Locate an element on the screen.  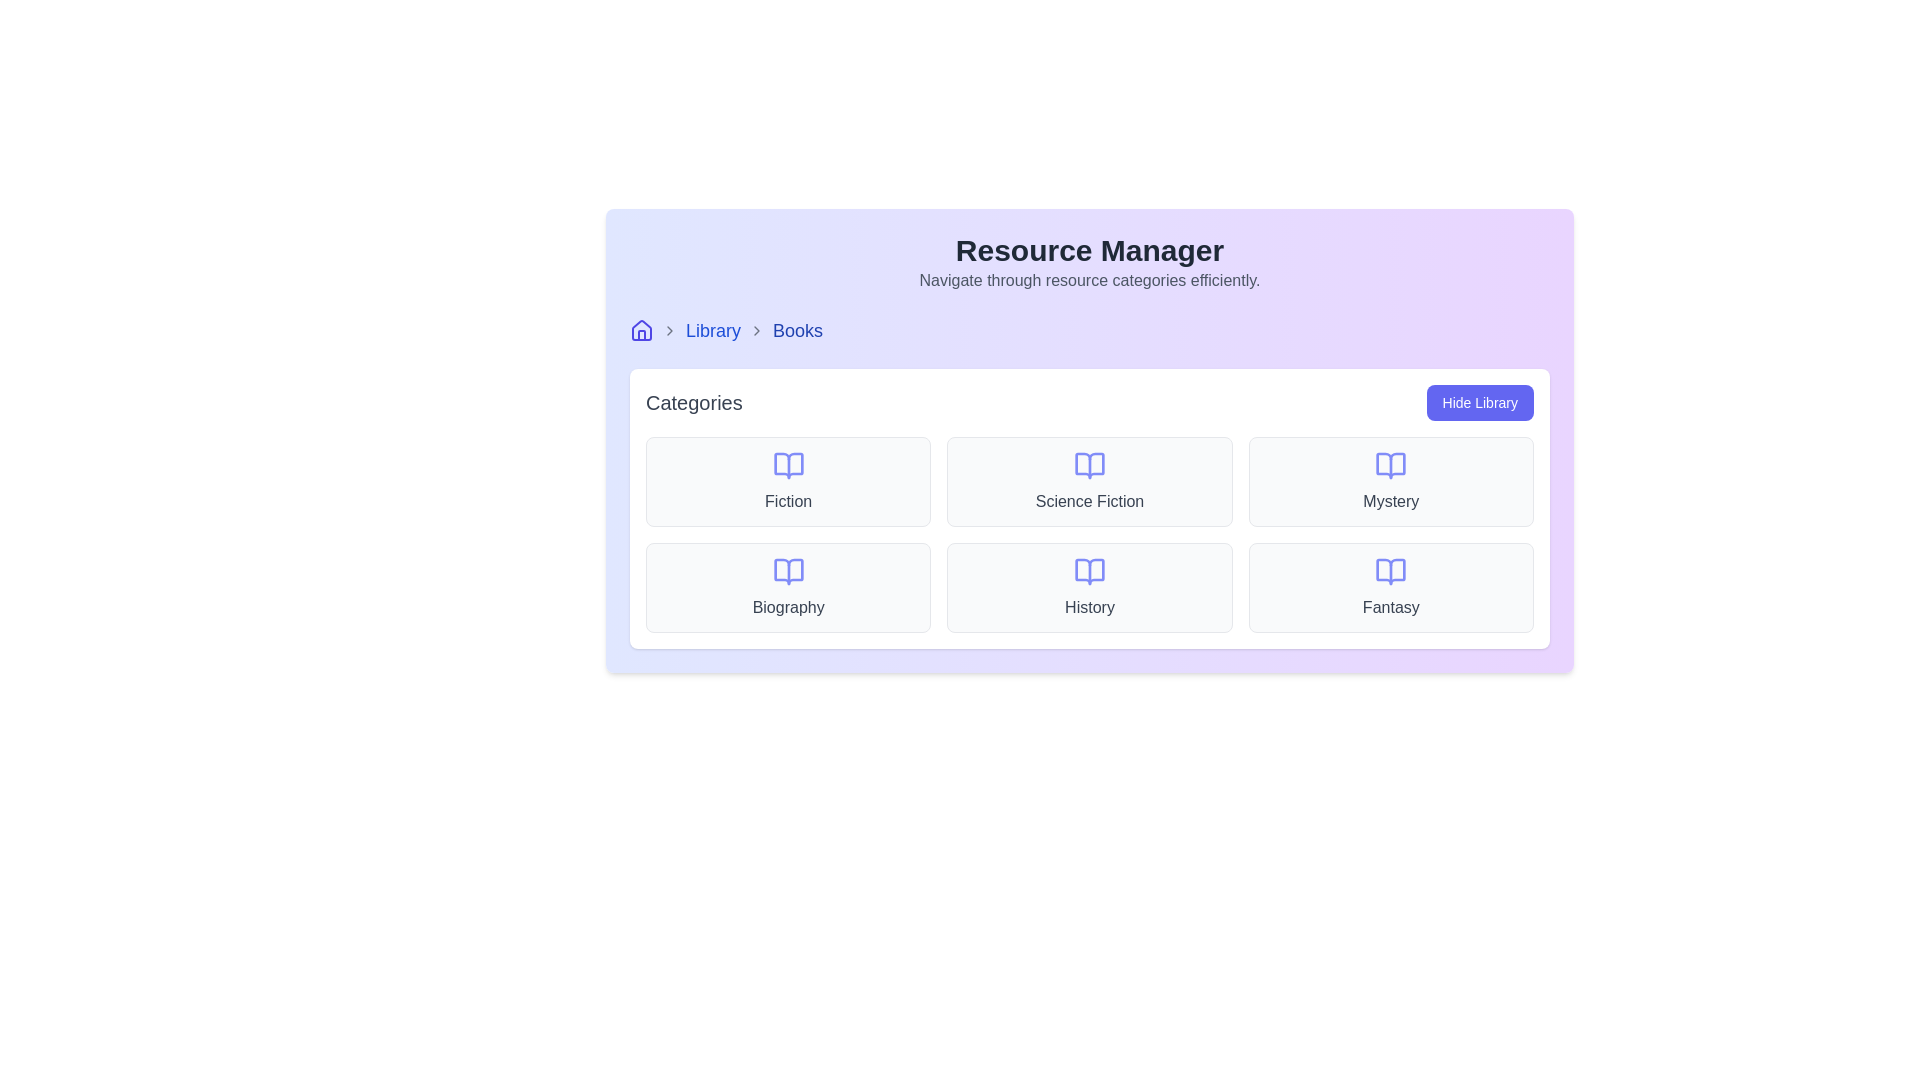
the 'Fantasy' category label located at the bottom-right corner of the category grid, beneath its associated icon is located at coordinates (1390, 606).